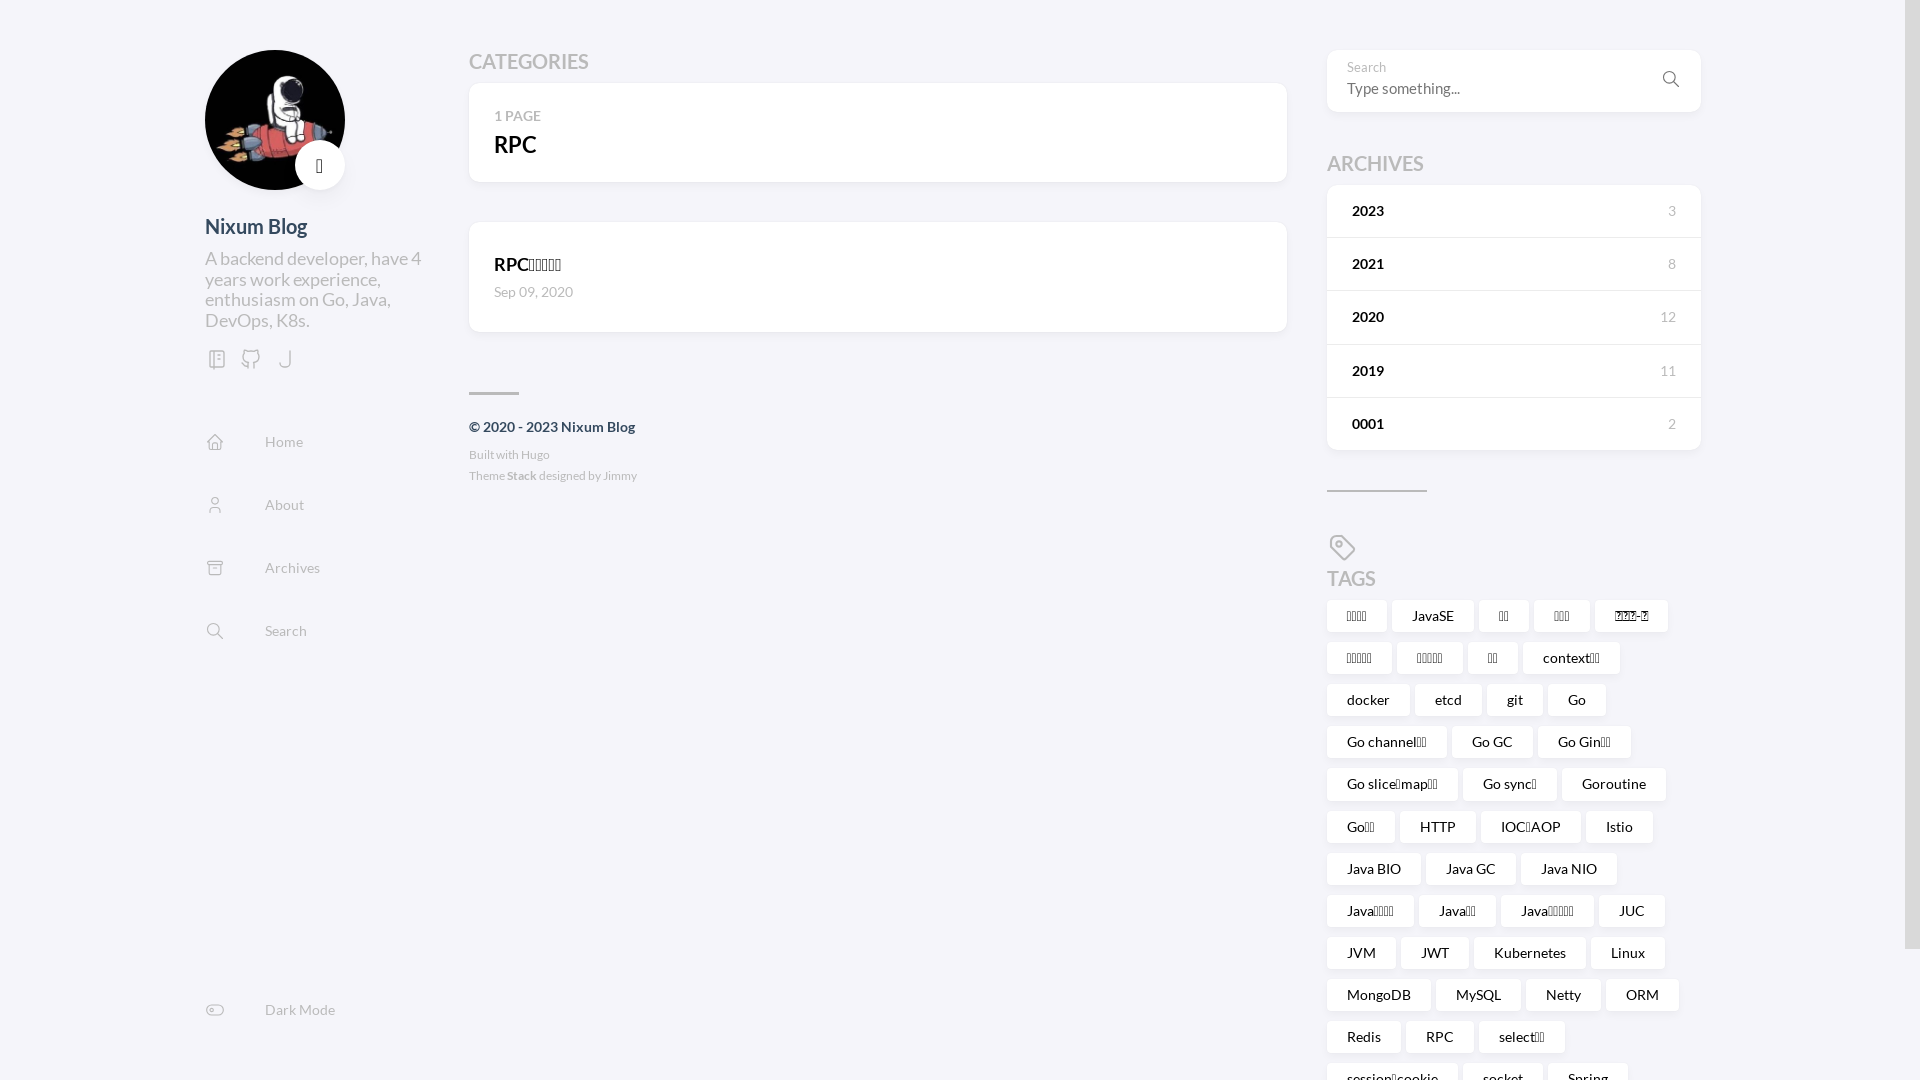  I want to click on 'gitbook', so click(216, 364).